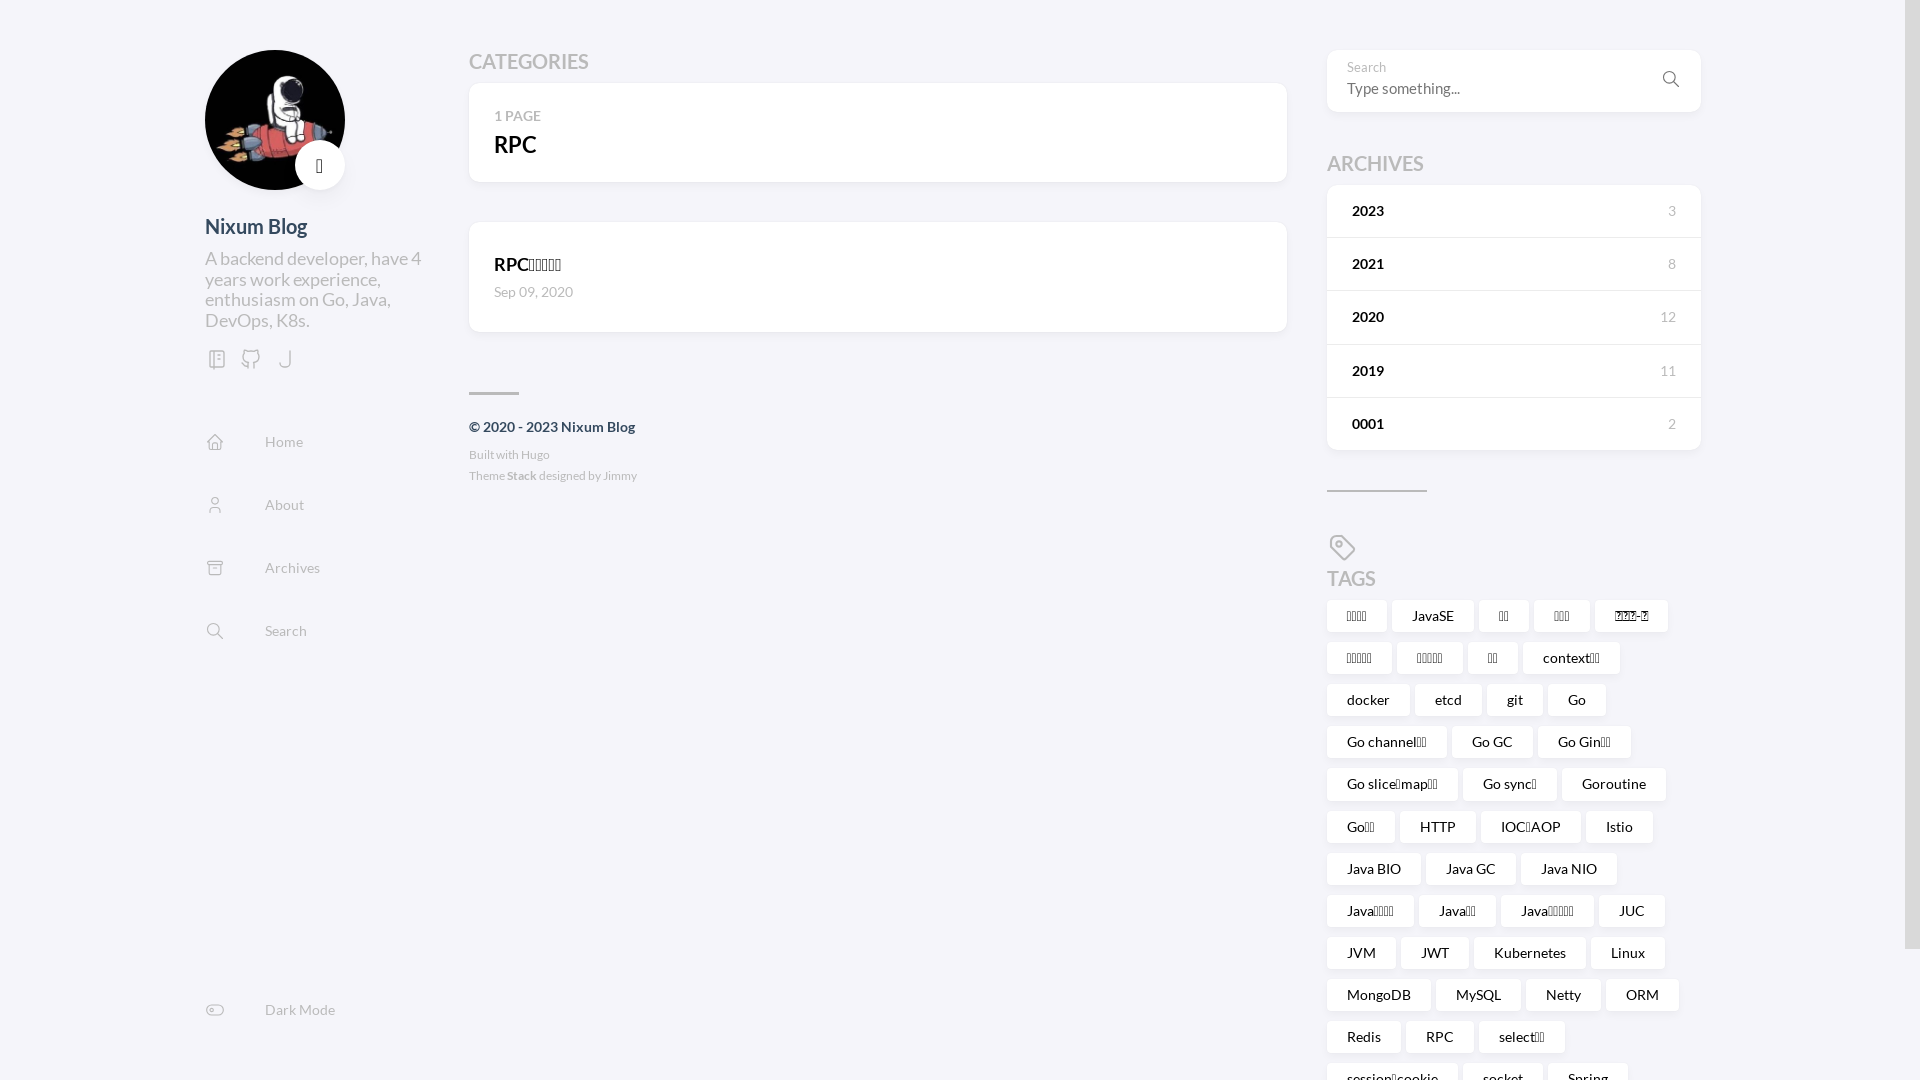  I want to click on 'gitbook', so click(216, 364).